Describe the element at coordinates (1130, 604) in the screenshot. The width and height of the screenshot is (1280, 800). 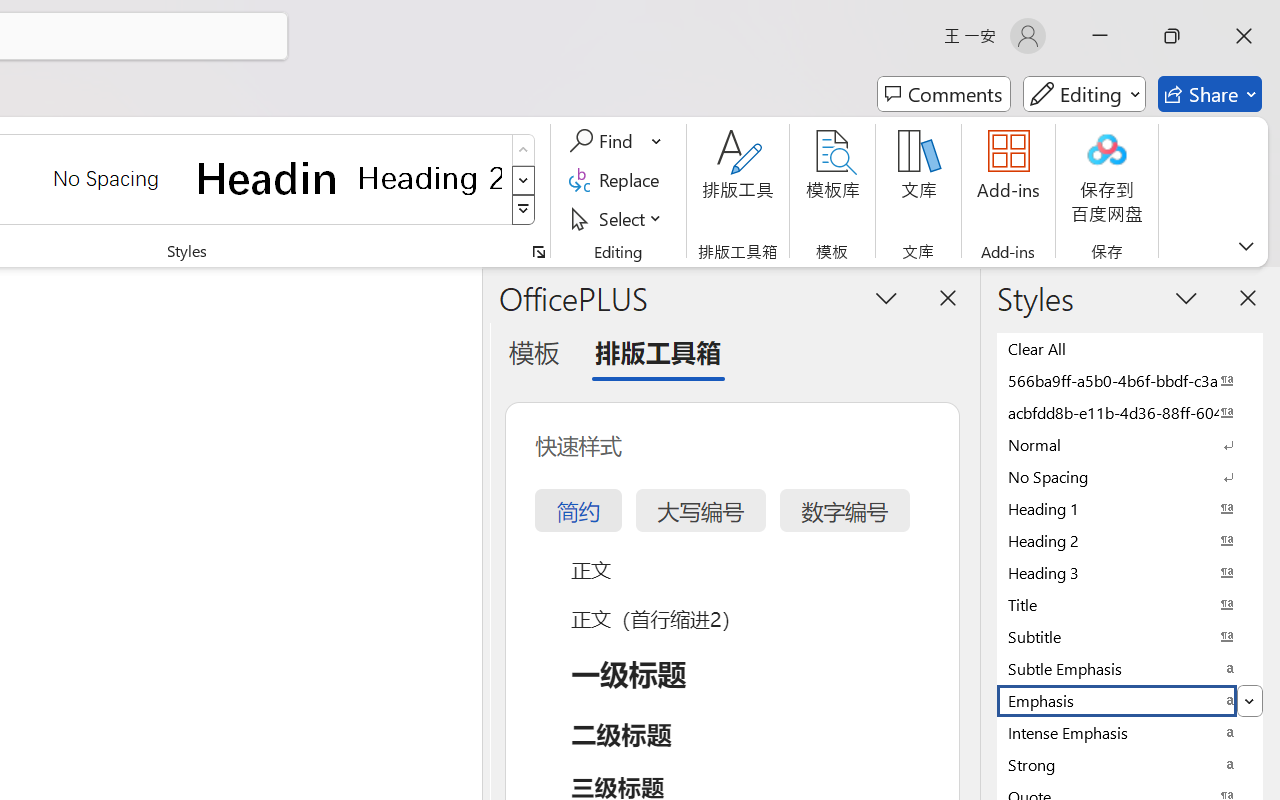
I see `'Title'` at that location.